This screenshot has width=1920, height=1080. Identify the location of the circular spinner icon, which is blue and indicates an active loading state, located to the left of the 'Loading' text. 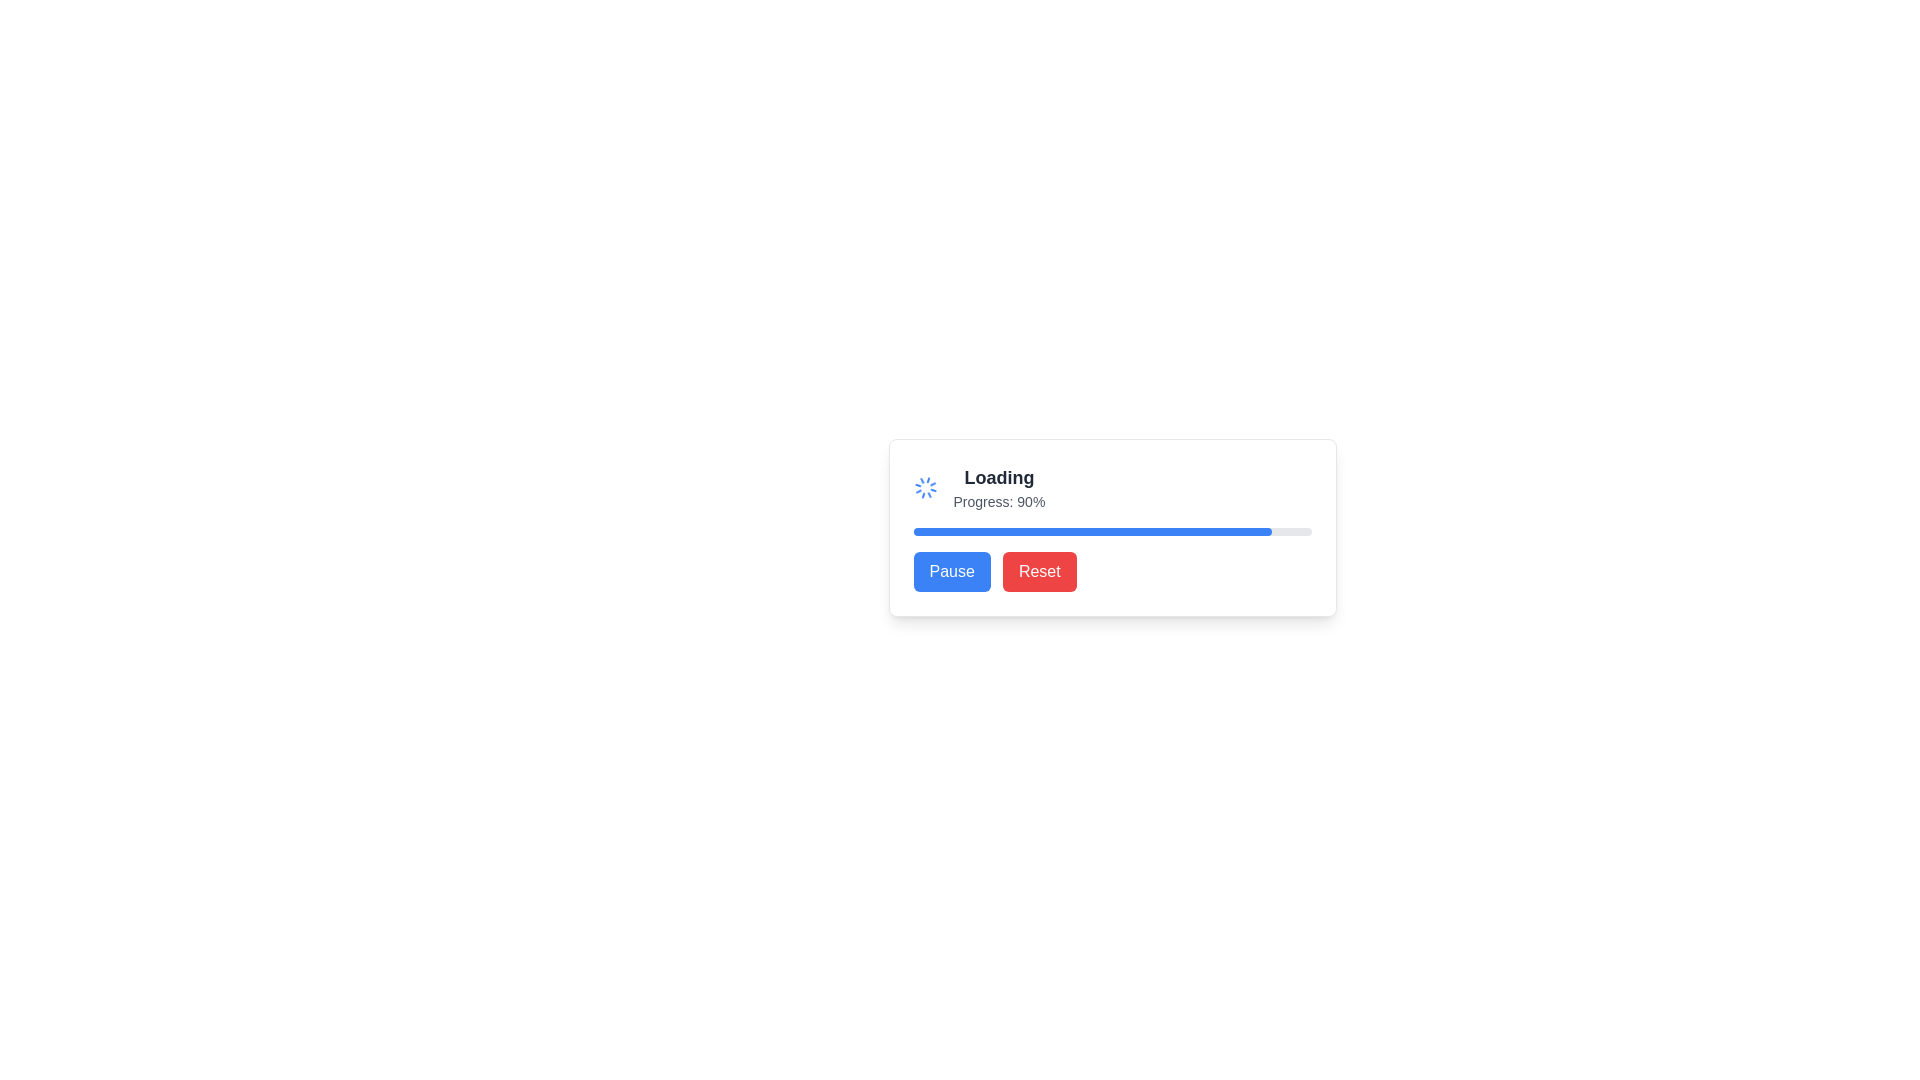
(924, 488).